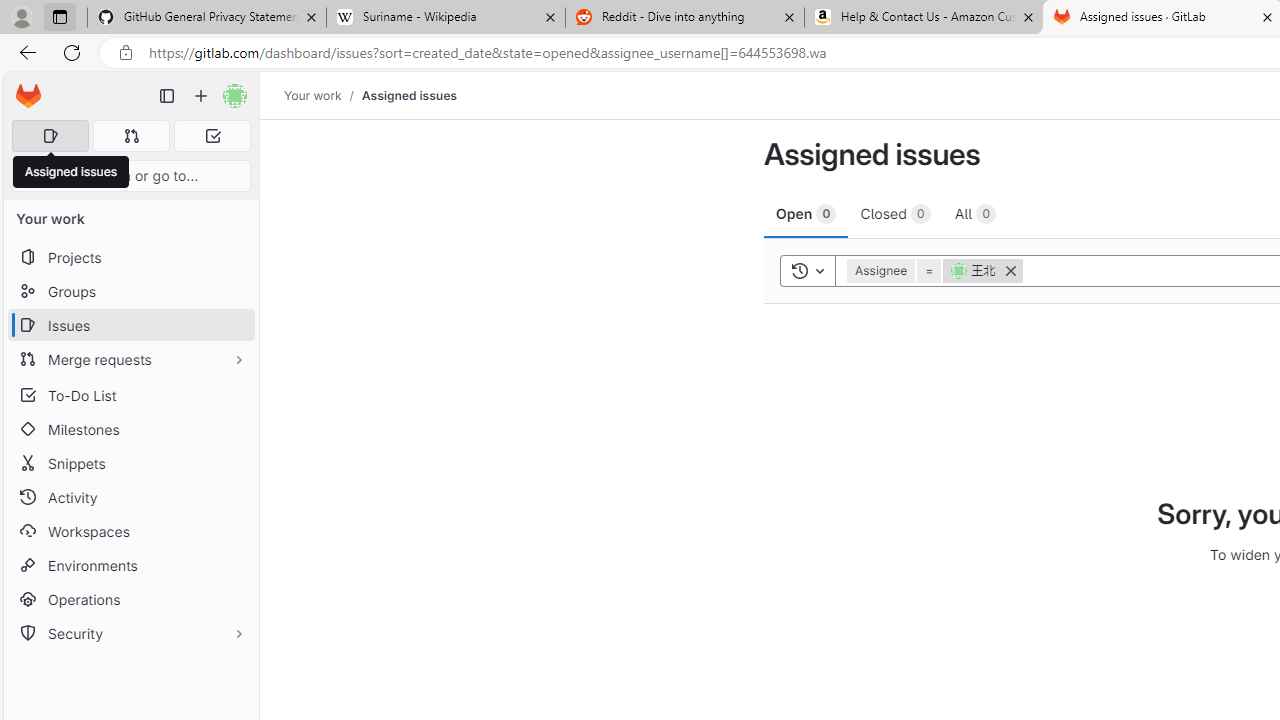  Describe the element at coordinates (130, 256) in the screenshot. I see `'Projects'` at that location.